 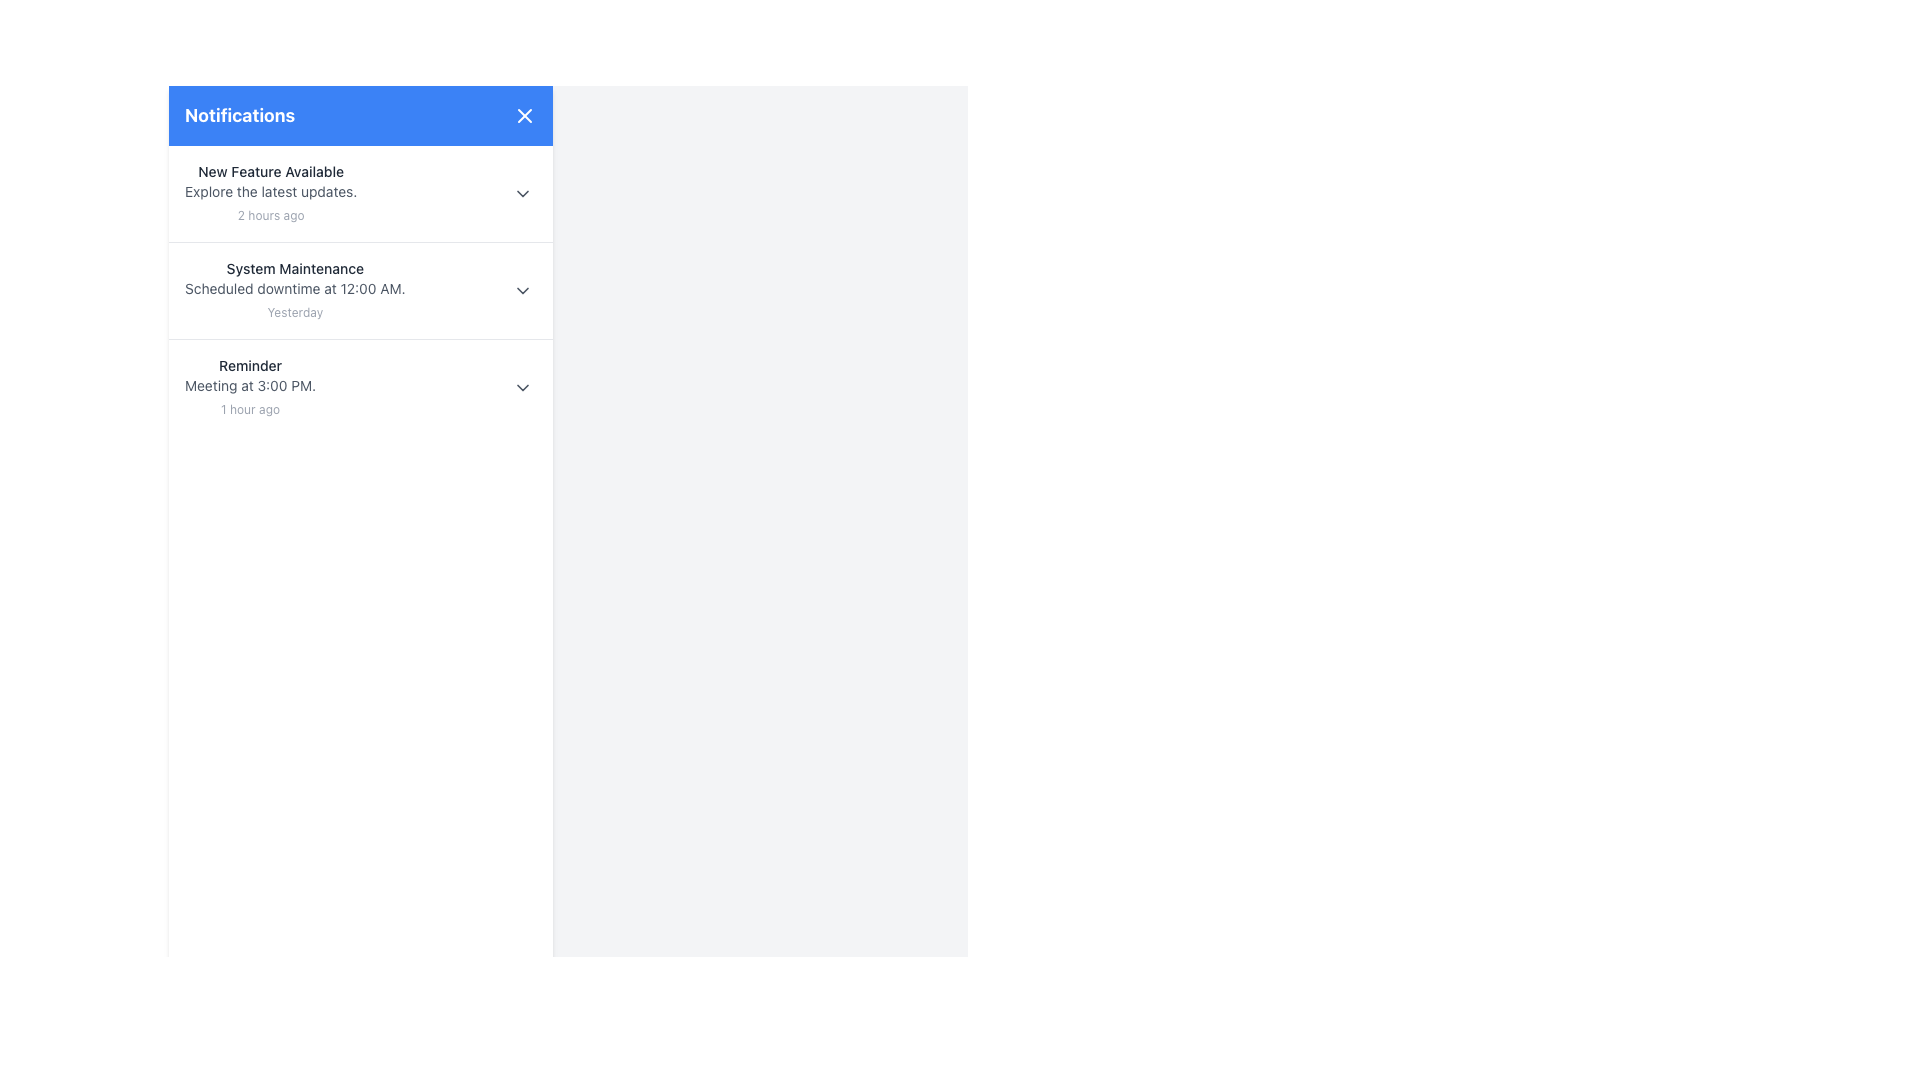 I want to click on the text label that says 'Meeting at 3:00 PM.' located below the heading 'Reminder' in the notification card, so click(x=249, y=385).